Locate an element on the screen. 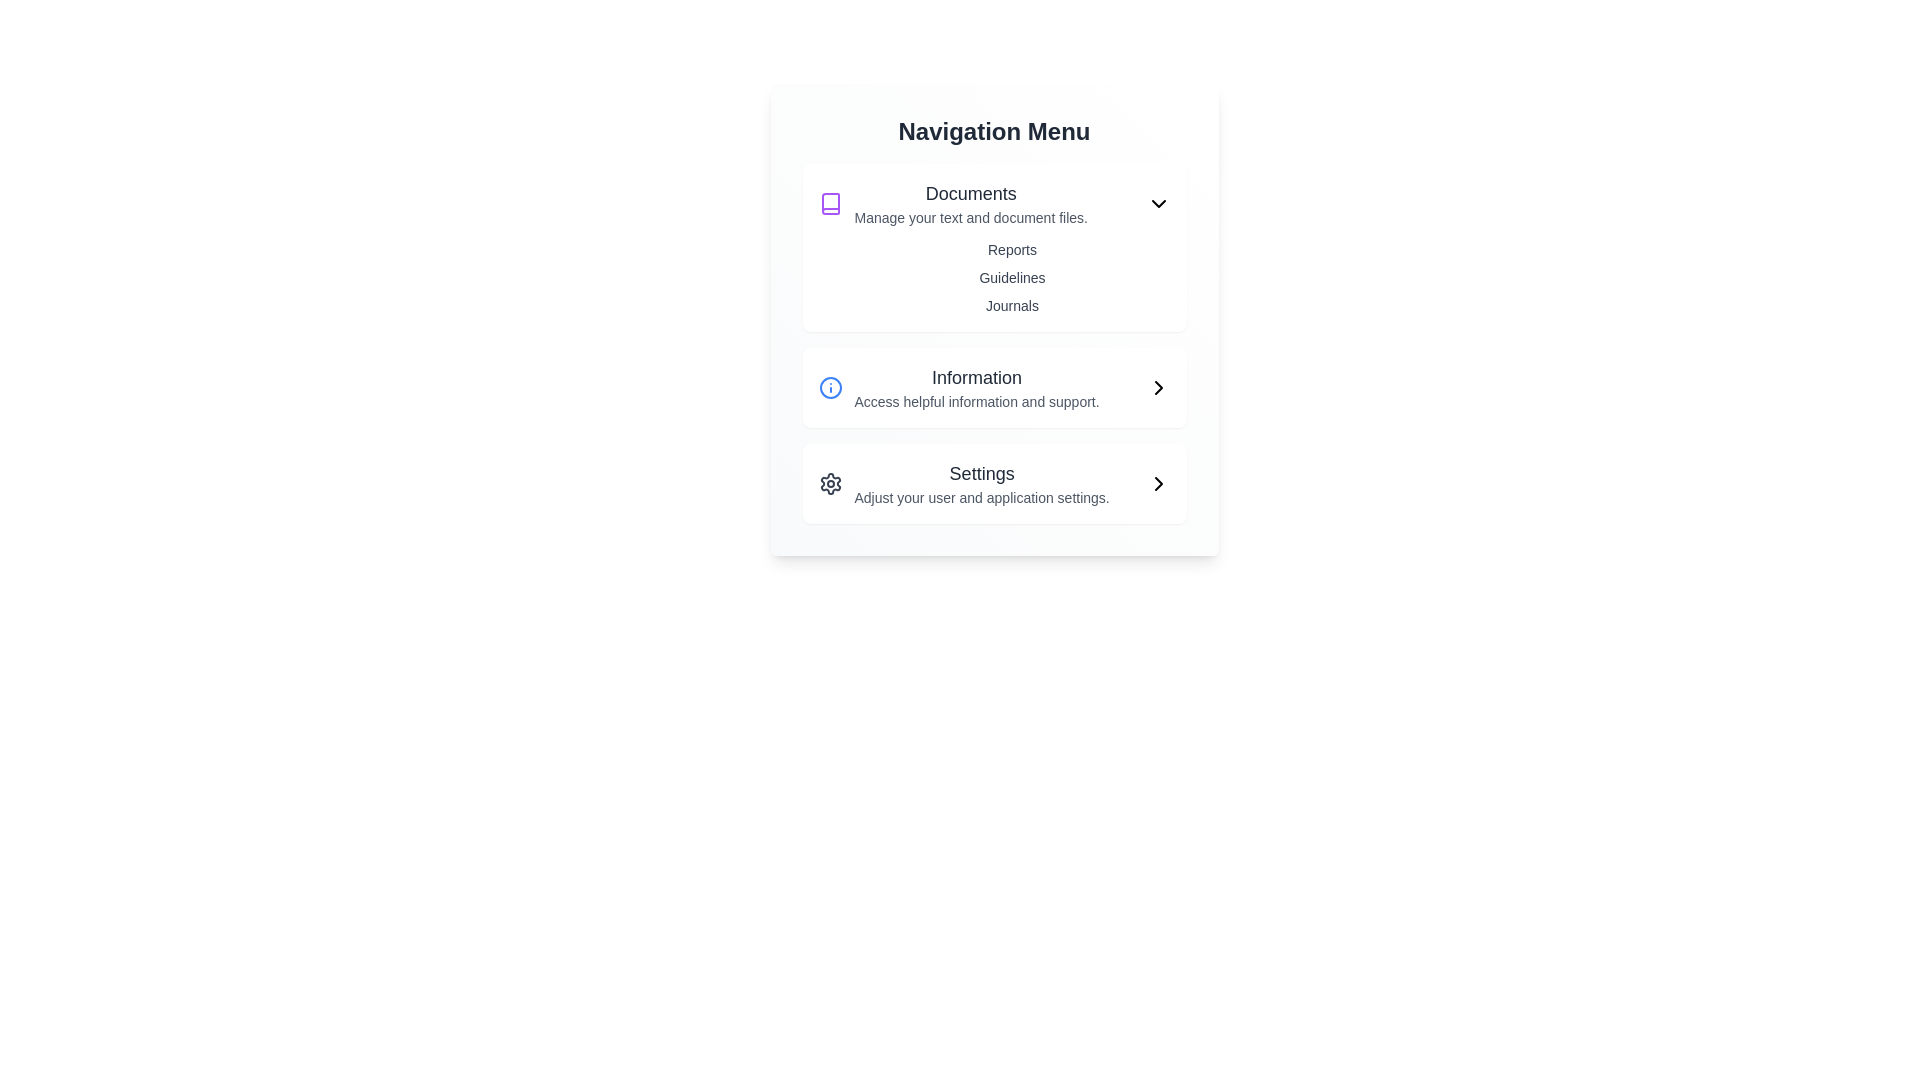 The width and height of the screenshot is (1920, 1080). the SVG Circle Element located in the 'Information' section of the navigation menu, which is part of the circular blue icon is located at coordinates (830, 388).